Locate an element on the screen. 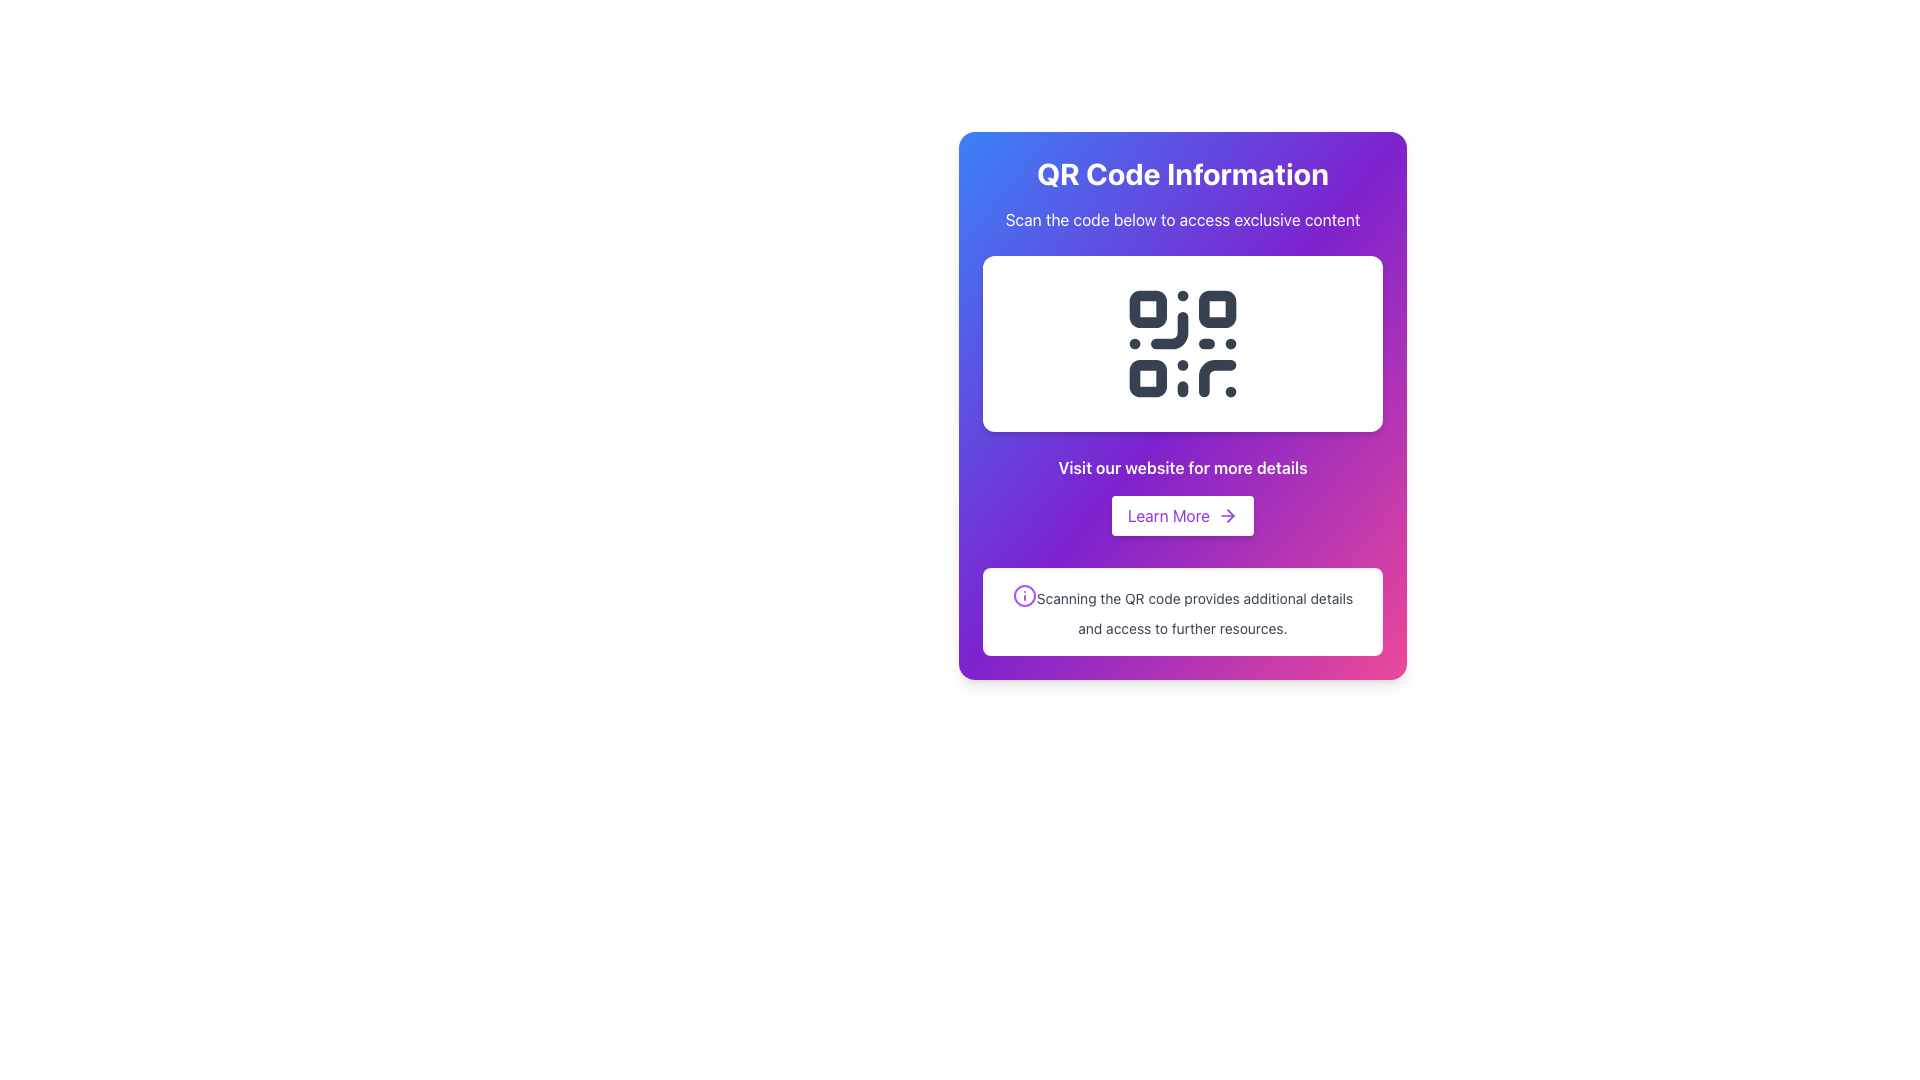 The width and height of the screenshot is (1920, 1080). the text block containing 'QR Code Information' and 'Scan the code below is located at coordinates (1182, 193).